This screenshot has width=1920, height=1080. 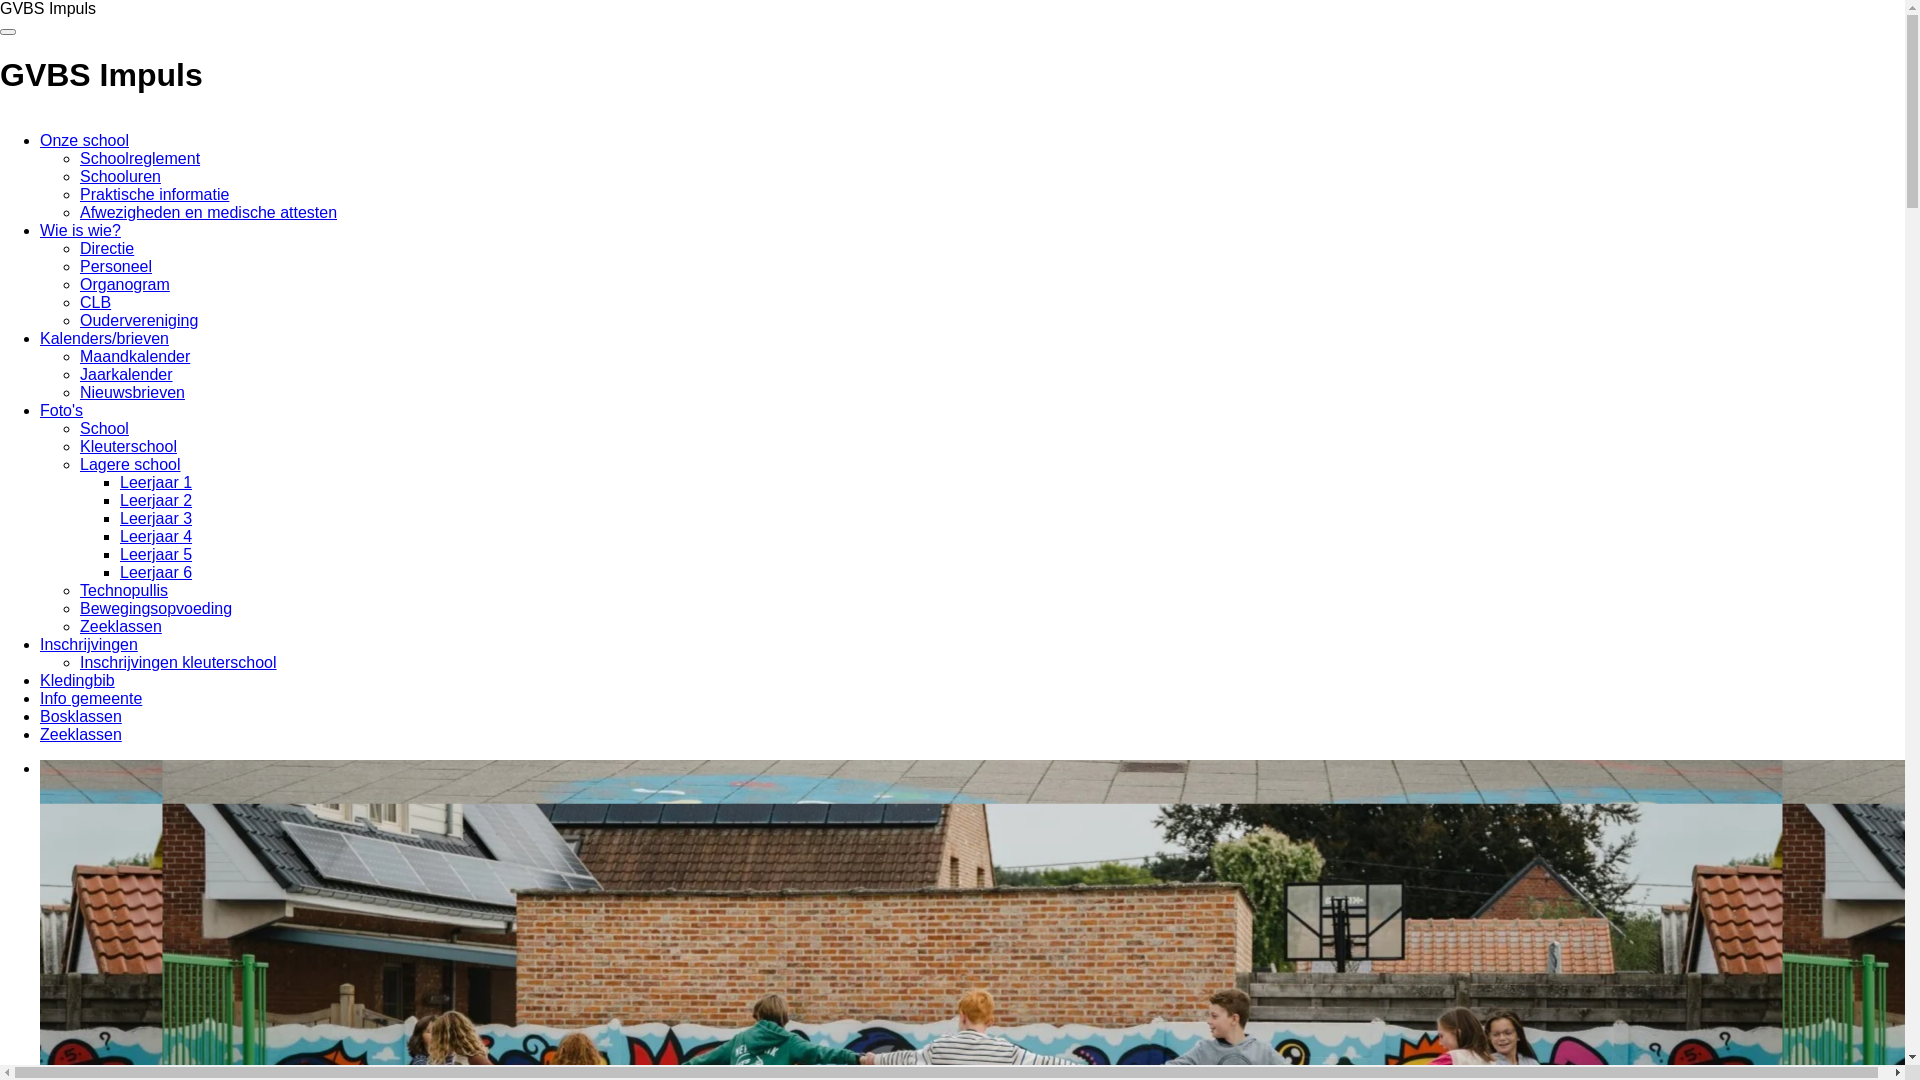 I want to click on 'Inschrijvingen kleuterschool', so click(x=178, y=662).